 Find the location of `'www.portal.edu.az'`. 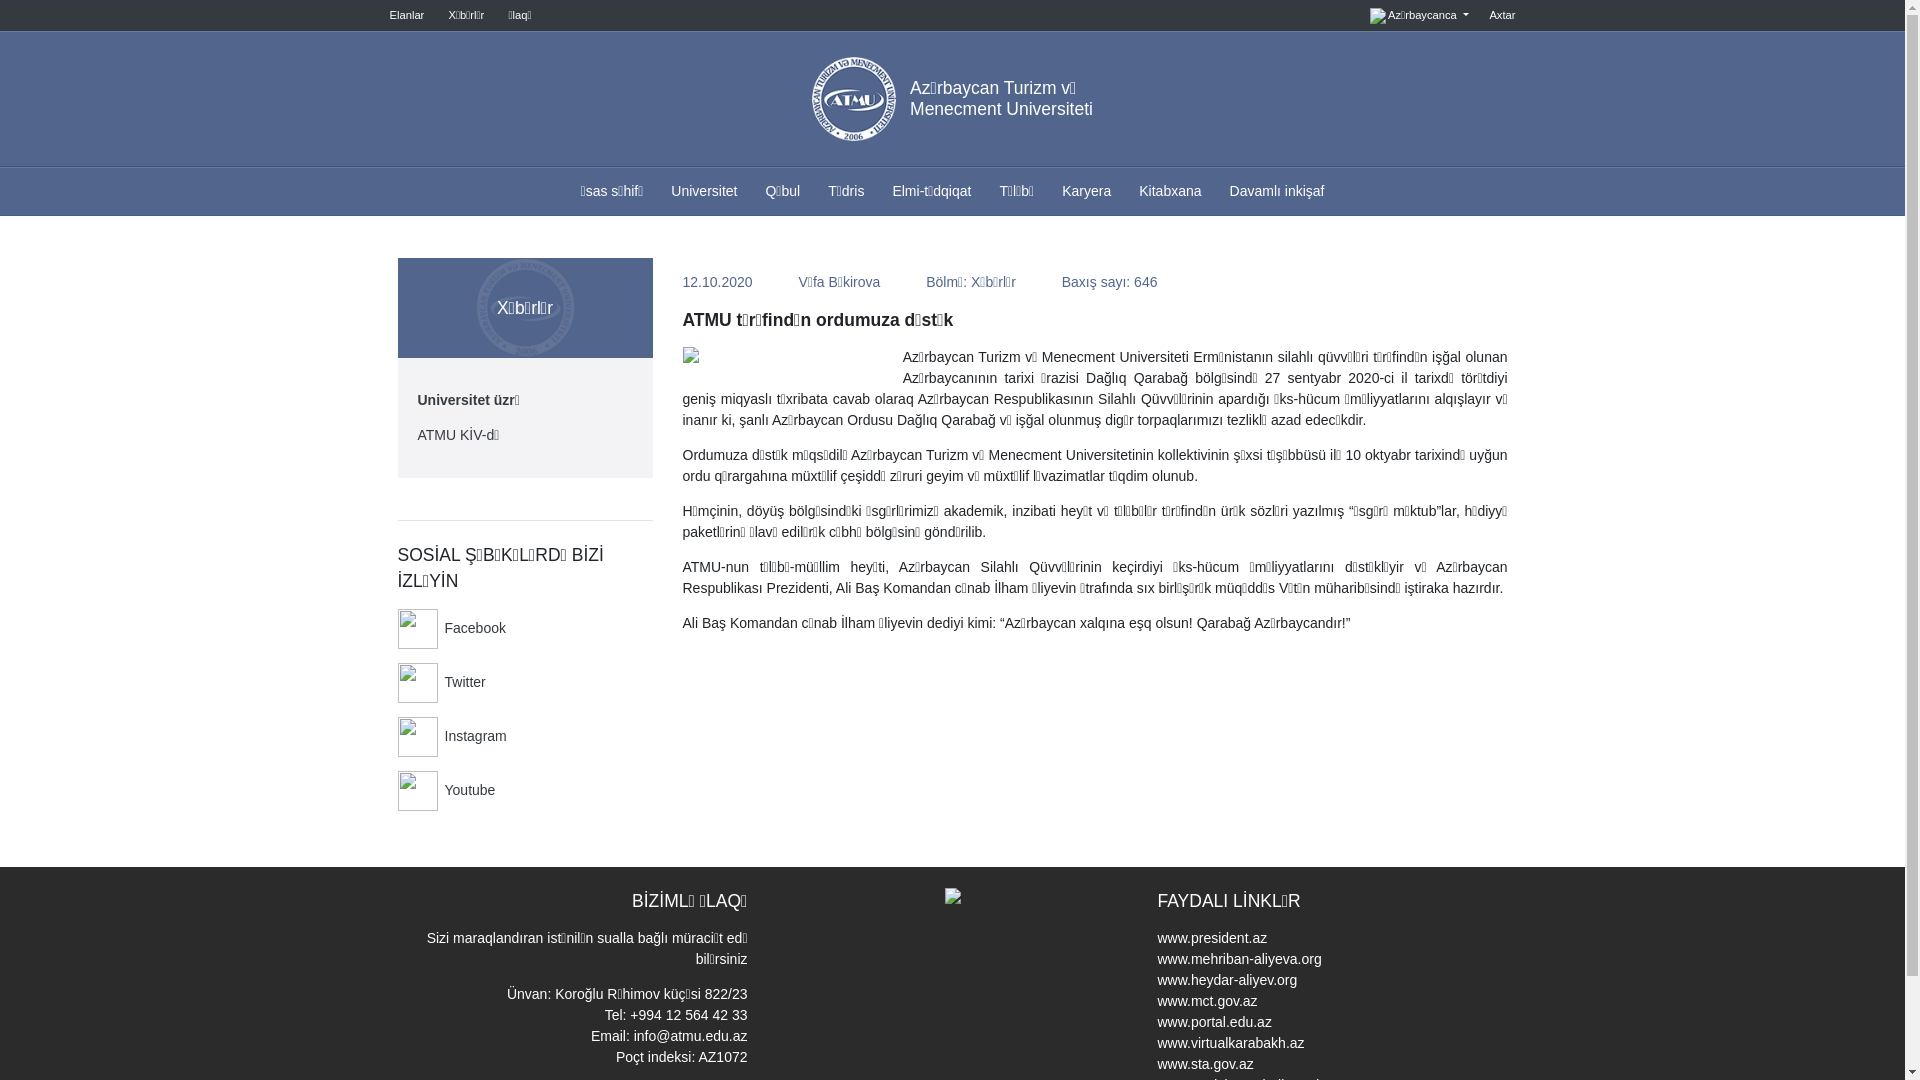

'www.portal.edu.az' is located at coordinates (1213, 1022).